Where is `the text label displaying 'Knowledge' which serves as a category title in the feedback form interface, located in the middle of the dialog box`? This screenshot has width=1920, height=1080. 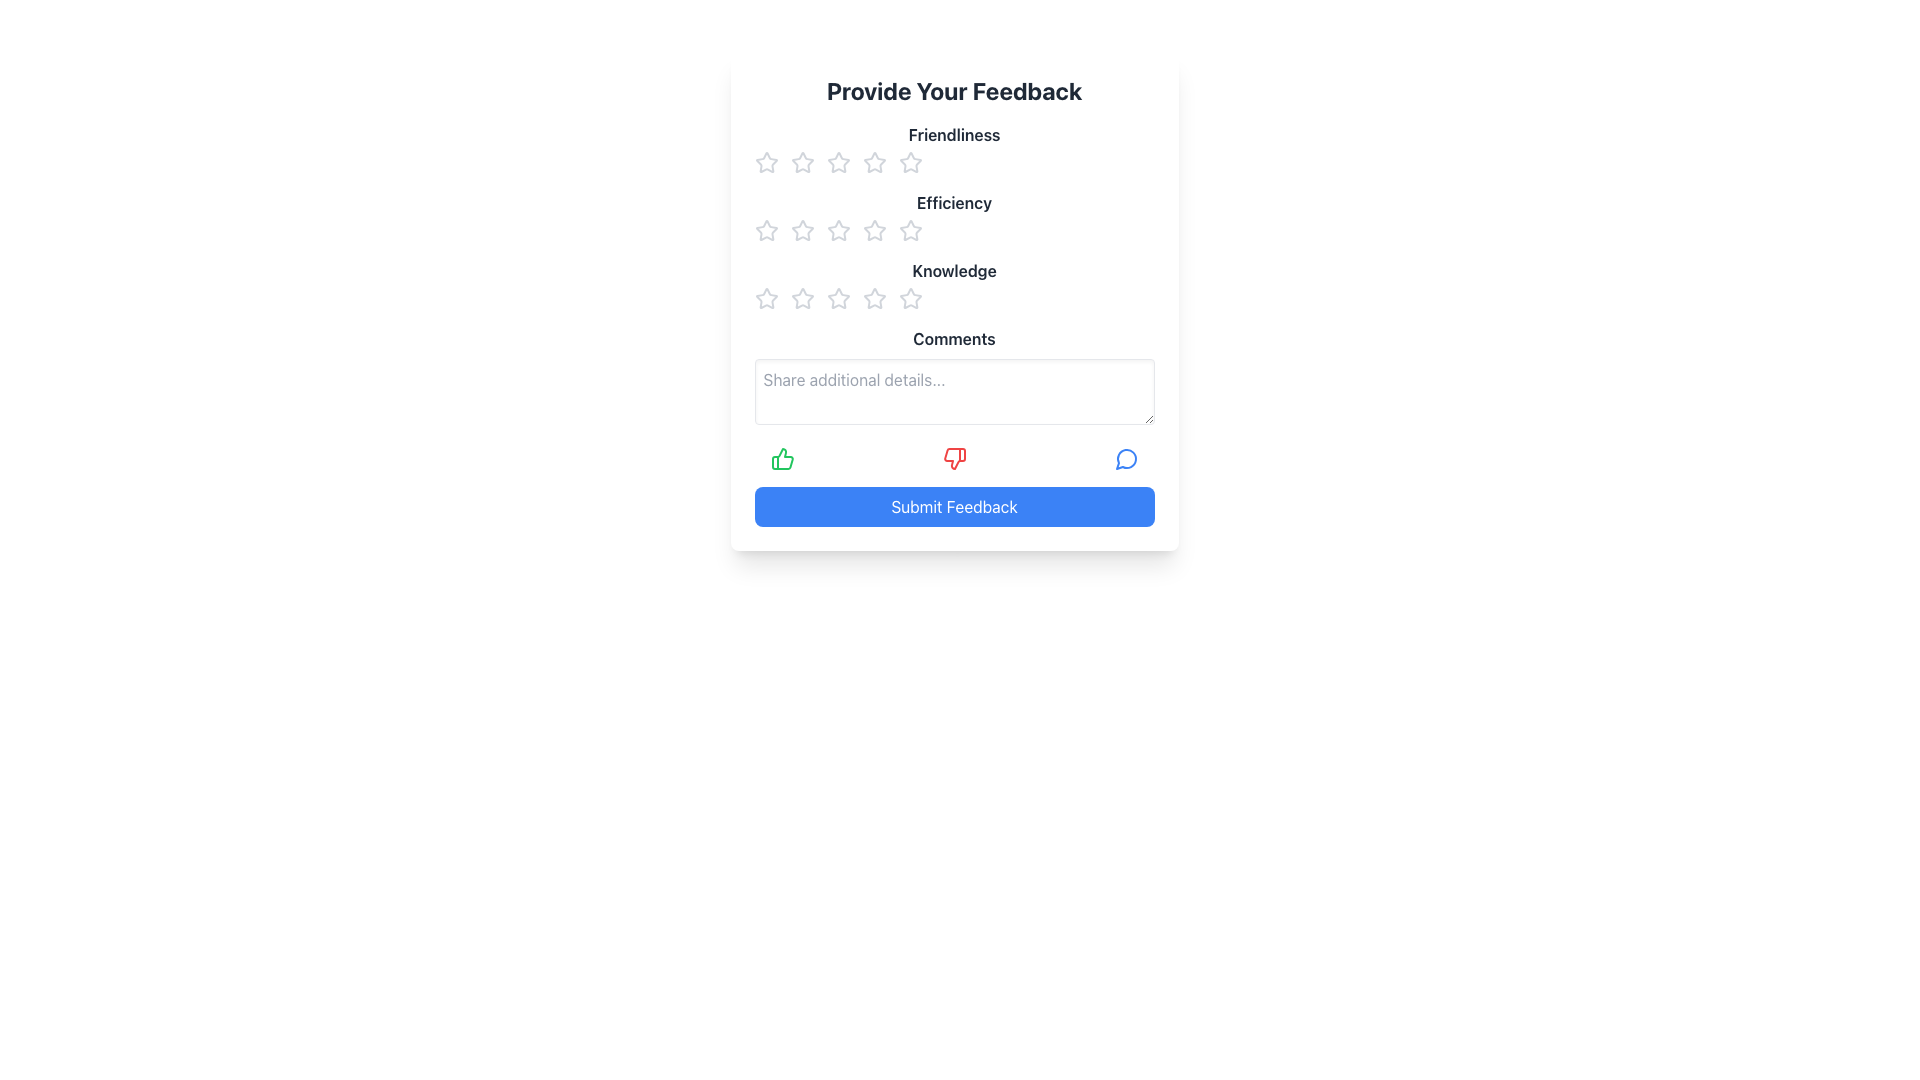 the text label displaying 'Knowledge' which serves as a category title in the feedback form interface, located in the middle of the dialog box is located at coordinates (953, 270).